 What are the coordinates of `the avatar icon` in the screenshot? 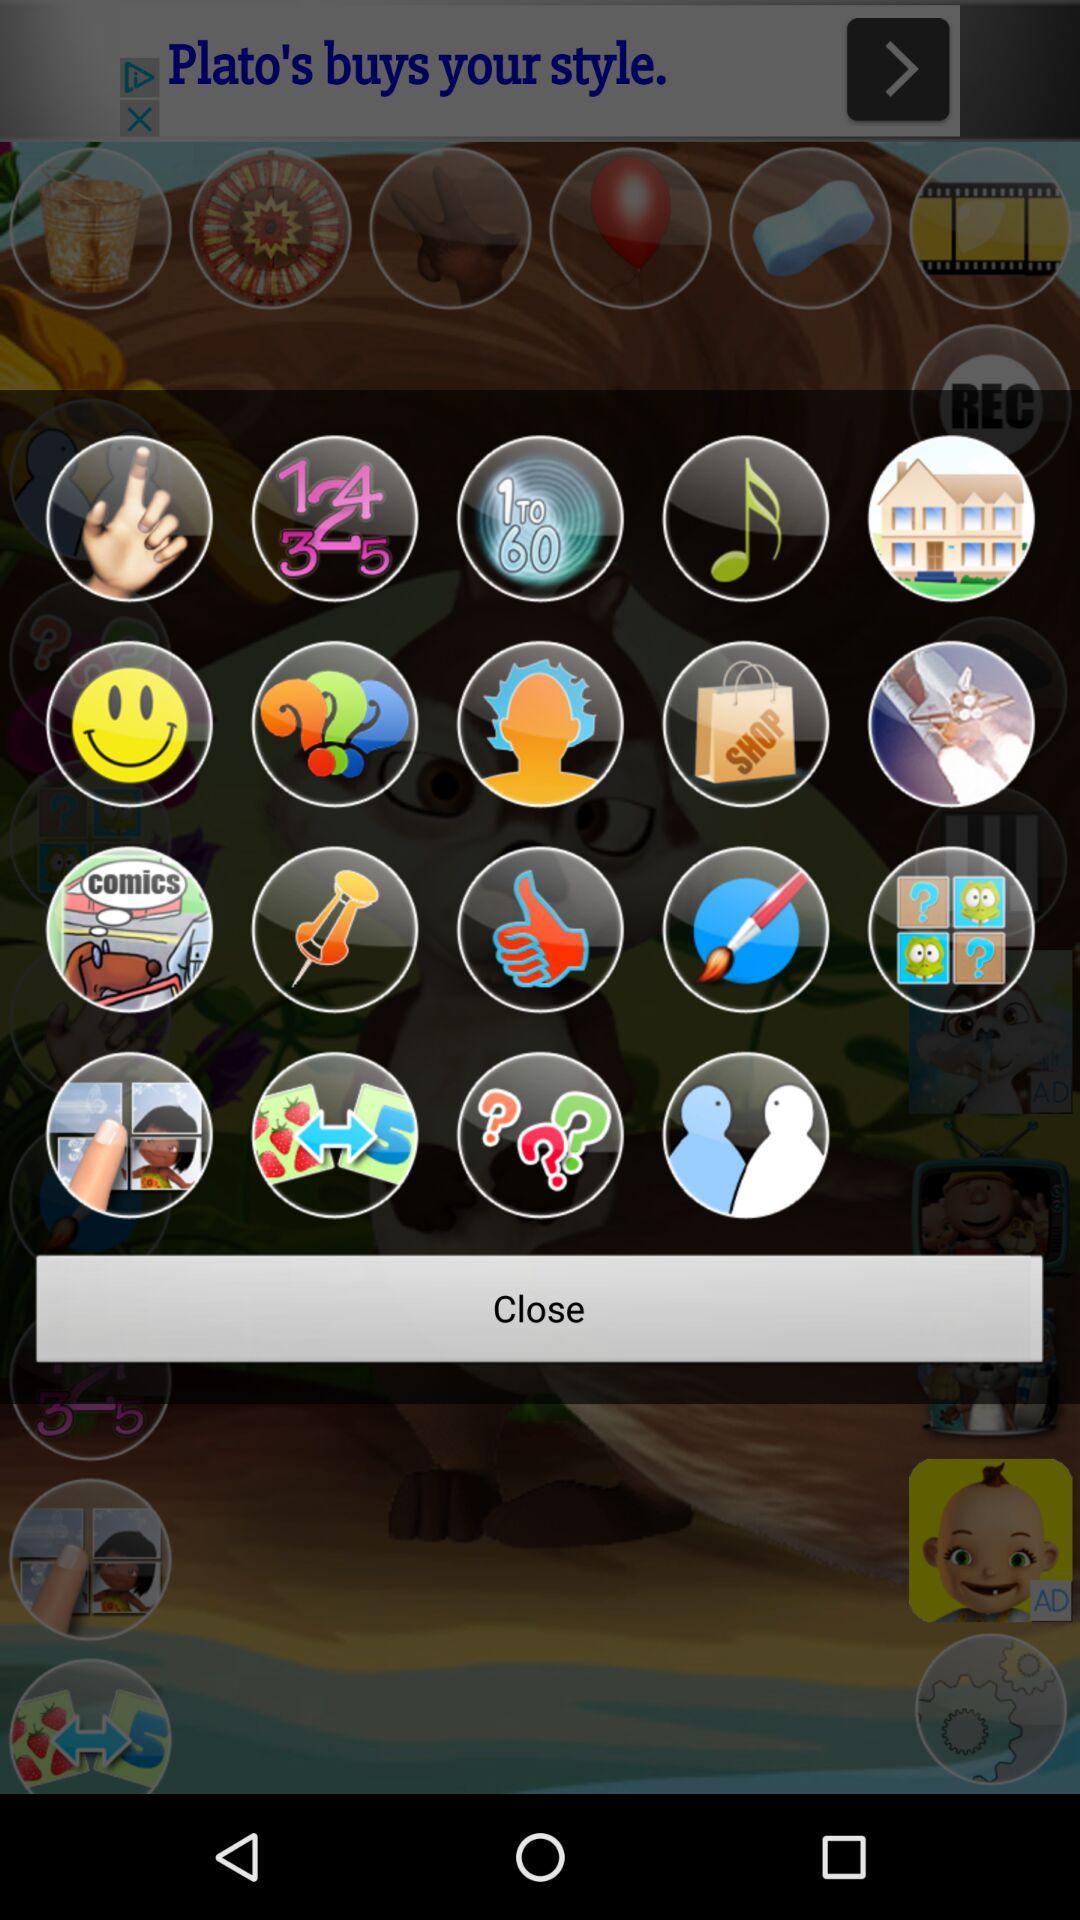 It's located at (128, 1214).